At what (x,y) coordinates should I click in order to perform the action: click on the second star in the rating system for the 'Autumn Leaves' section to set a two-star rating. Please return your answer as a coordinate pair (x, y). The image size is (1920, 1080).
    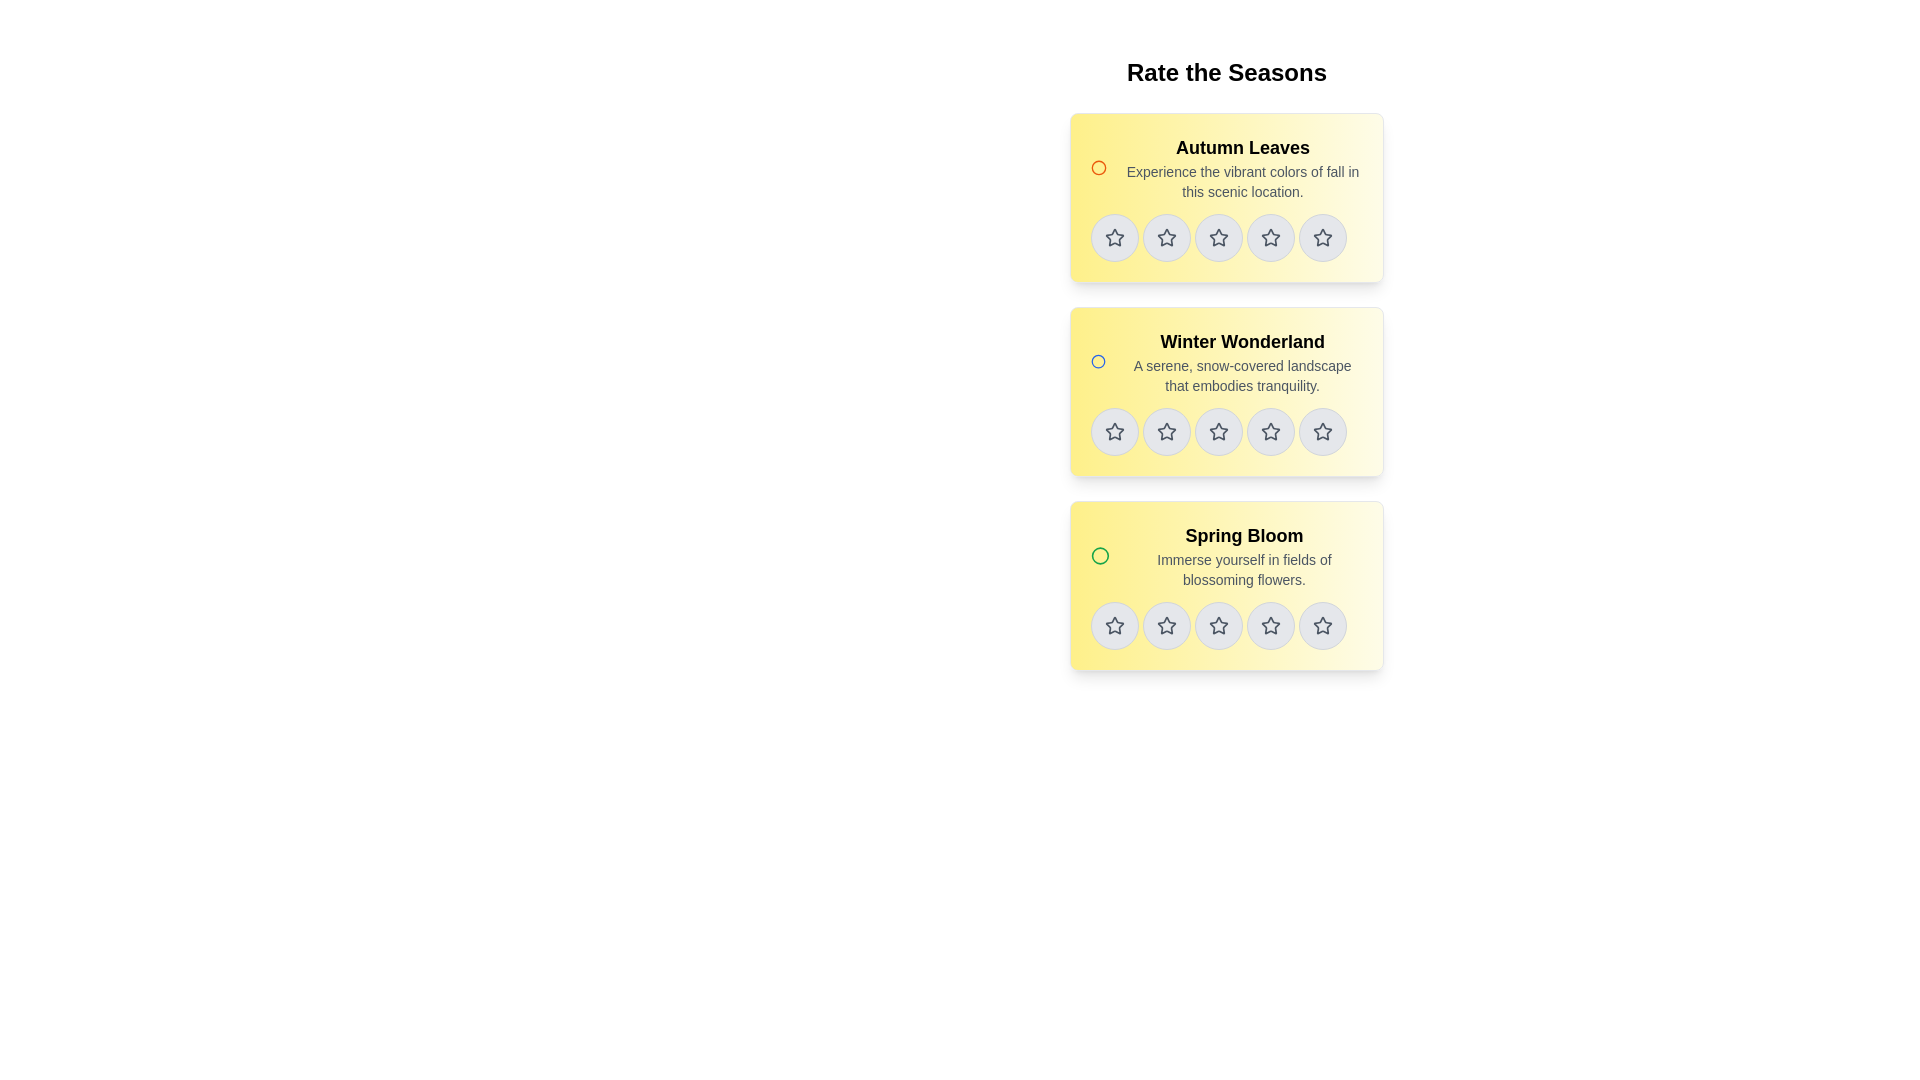
    Looking at the image, I should click on (1166, 237).